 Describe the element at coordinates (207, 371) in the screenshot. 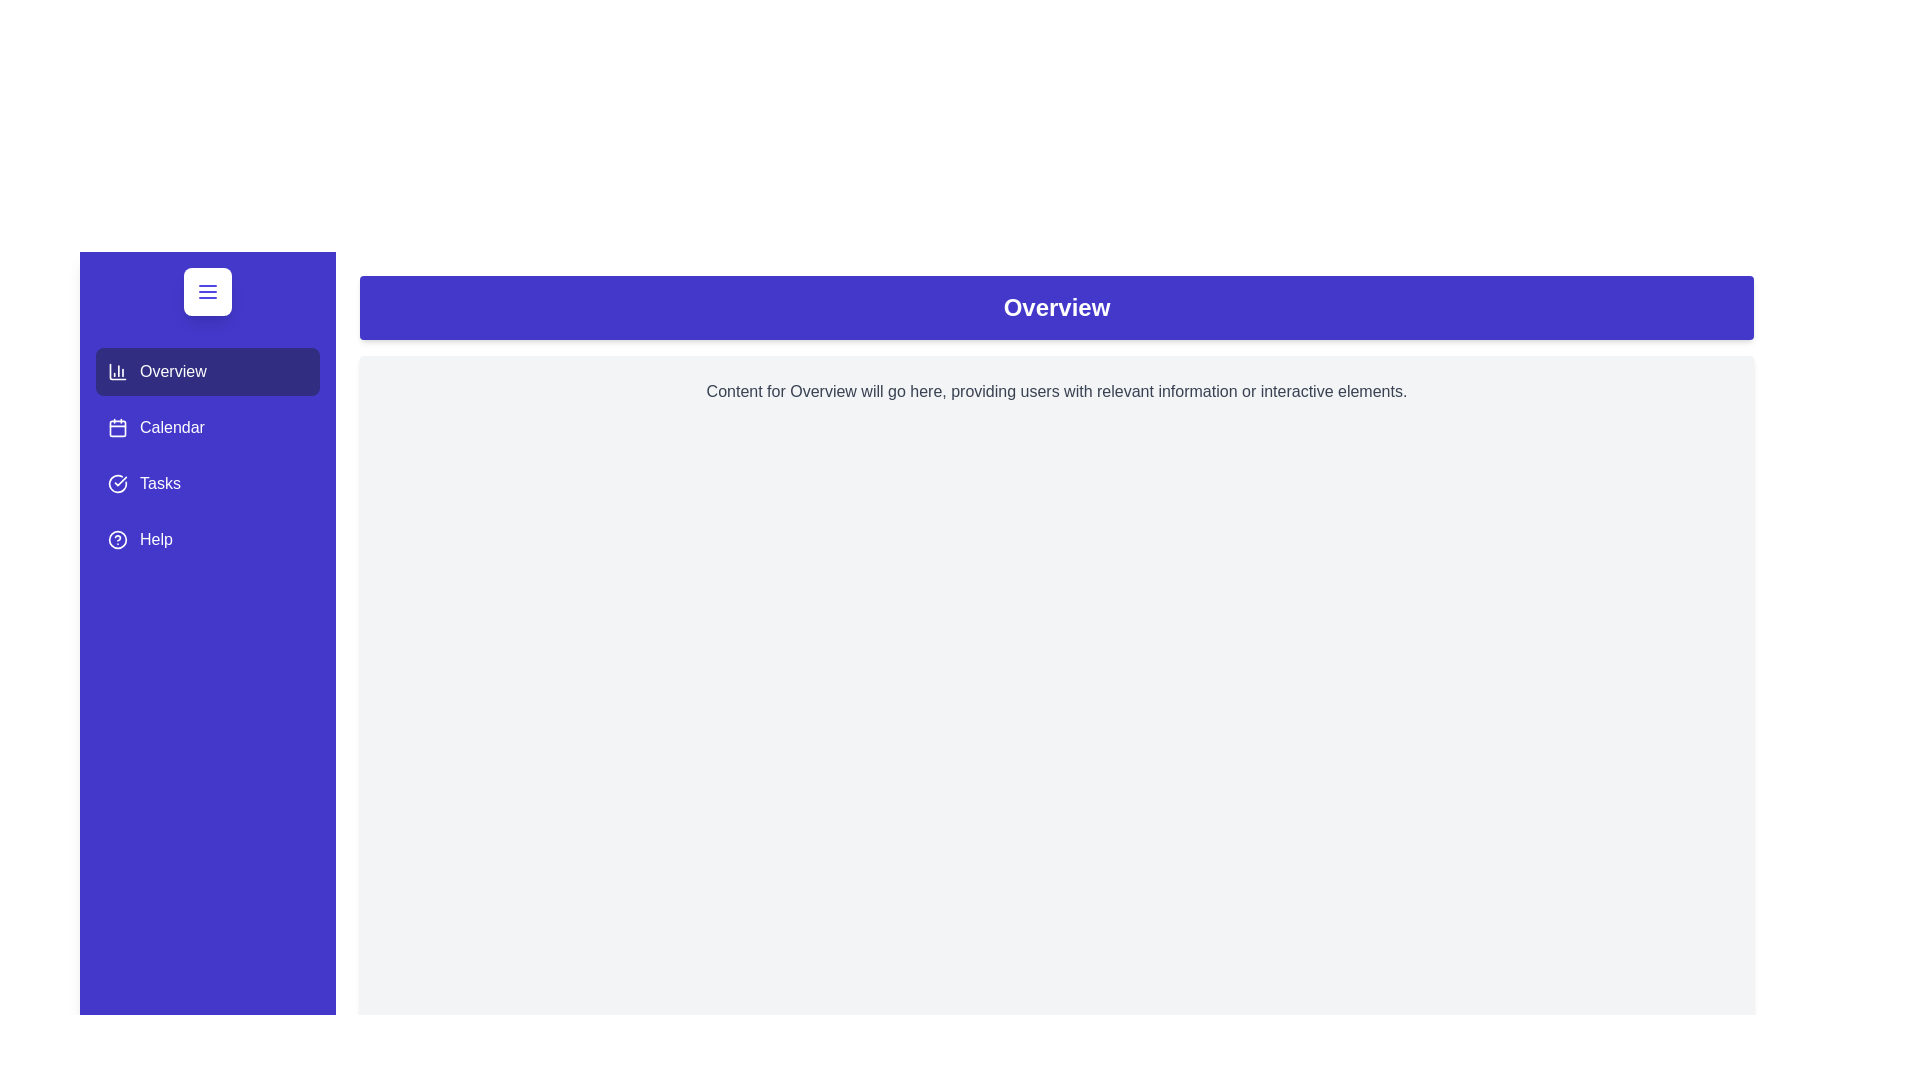

I see `the Overview tab` at that location.